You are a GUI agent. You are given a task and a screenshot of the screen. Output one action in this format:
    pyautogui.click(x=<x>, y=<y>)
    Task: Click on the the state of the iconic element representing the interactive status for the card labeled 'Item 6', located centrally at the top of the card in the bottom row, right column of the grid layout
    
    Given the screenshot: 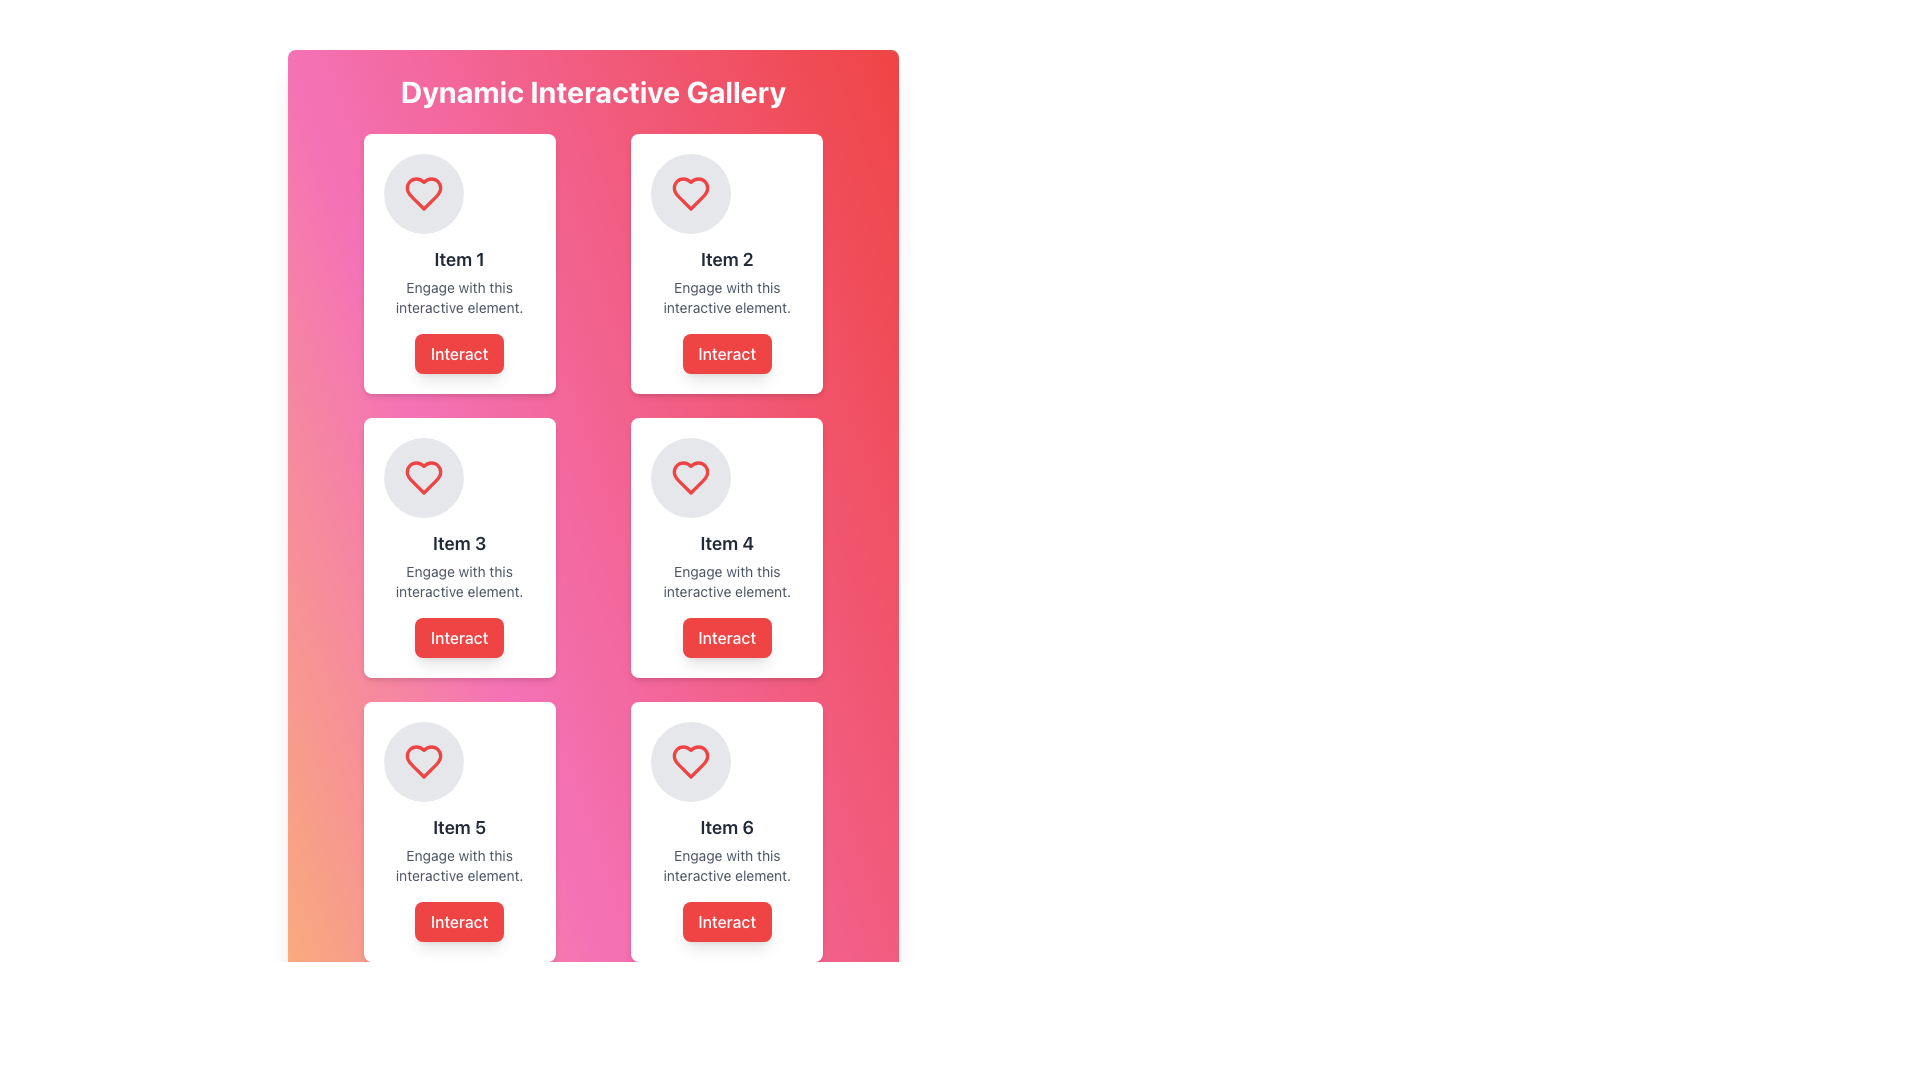 What is the action you would take?
    pyautogui.click(x=691, y=762)
    